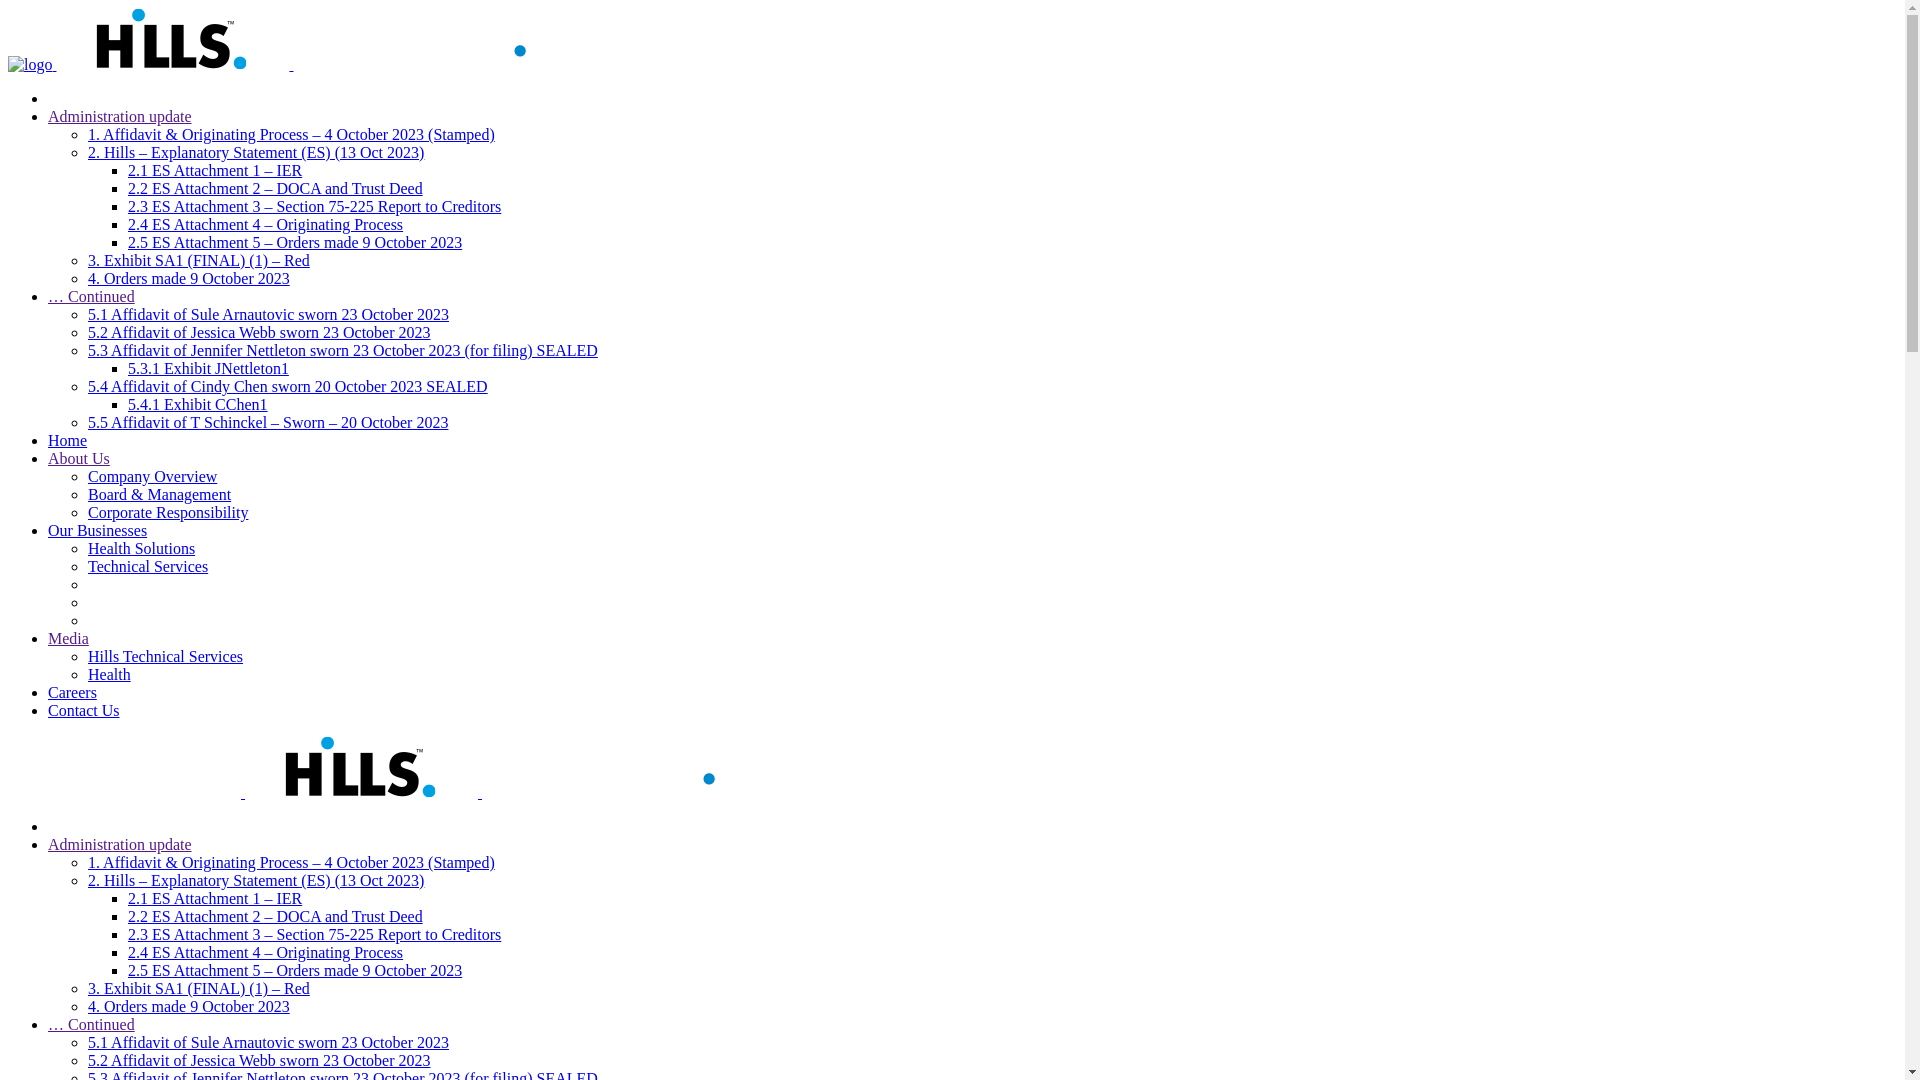  Describe the element at coordinates (287, 386) in the screenshot. I see `'5.4 Affidavit of Cindy Chen sworn 20 October 2023 SEALED'` at that location.